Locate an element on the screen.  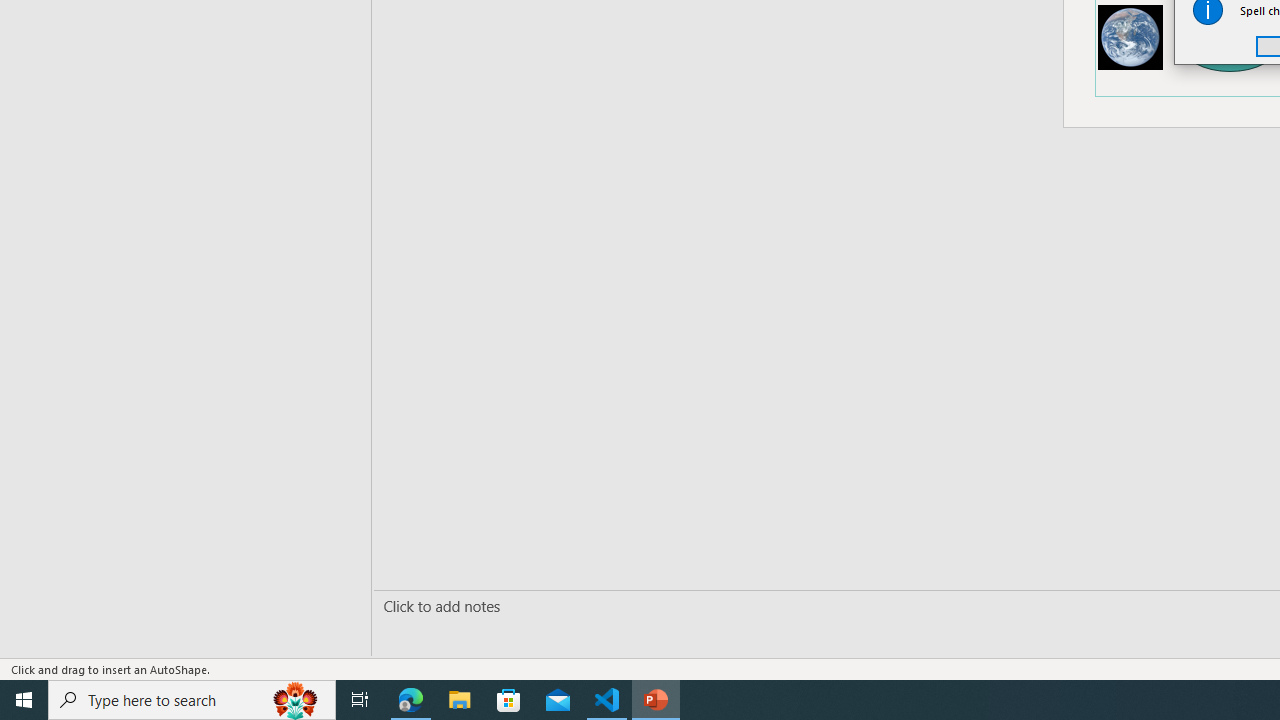
'Task View' is located at coordinates (359, 698).